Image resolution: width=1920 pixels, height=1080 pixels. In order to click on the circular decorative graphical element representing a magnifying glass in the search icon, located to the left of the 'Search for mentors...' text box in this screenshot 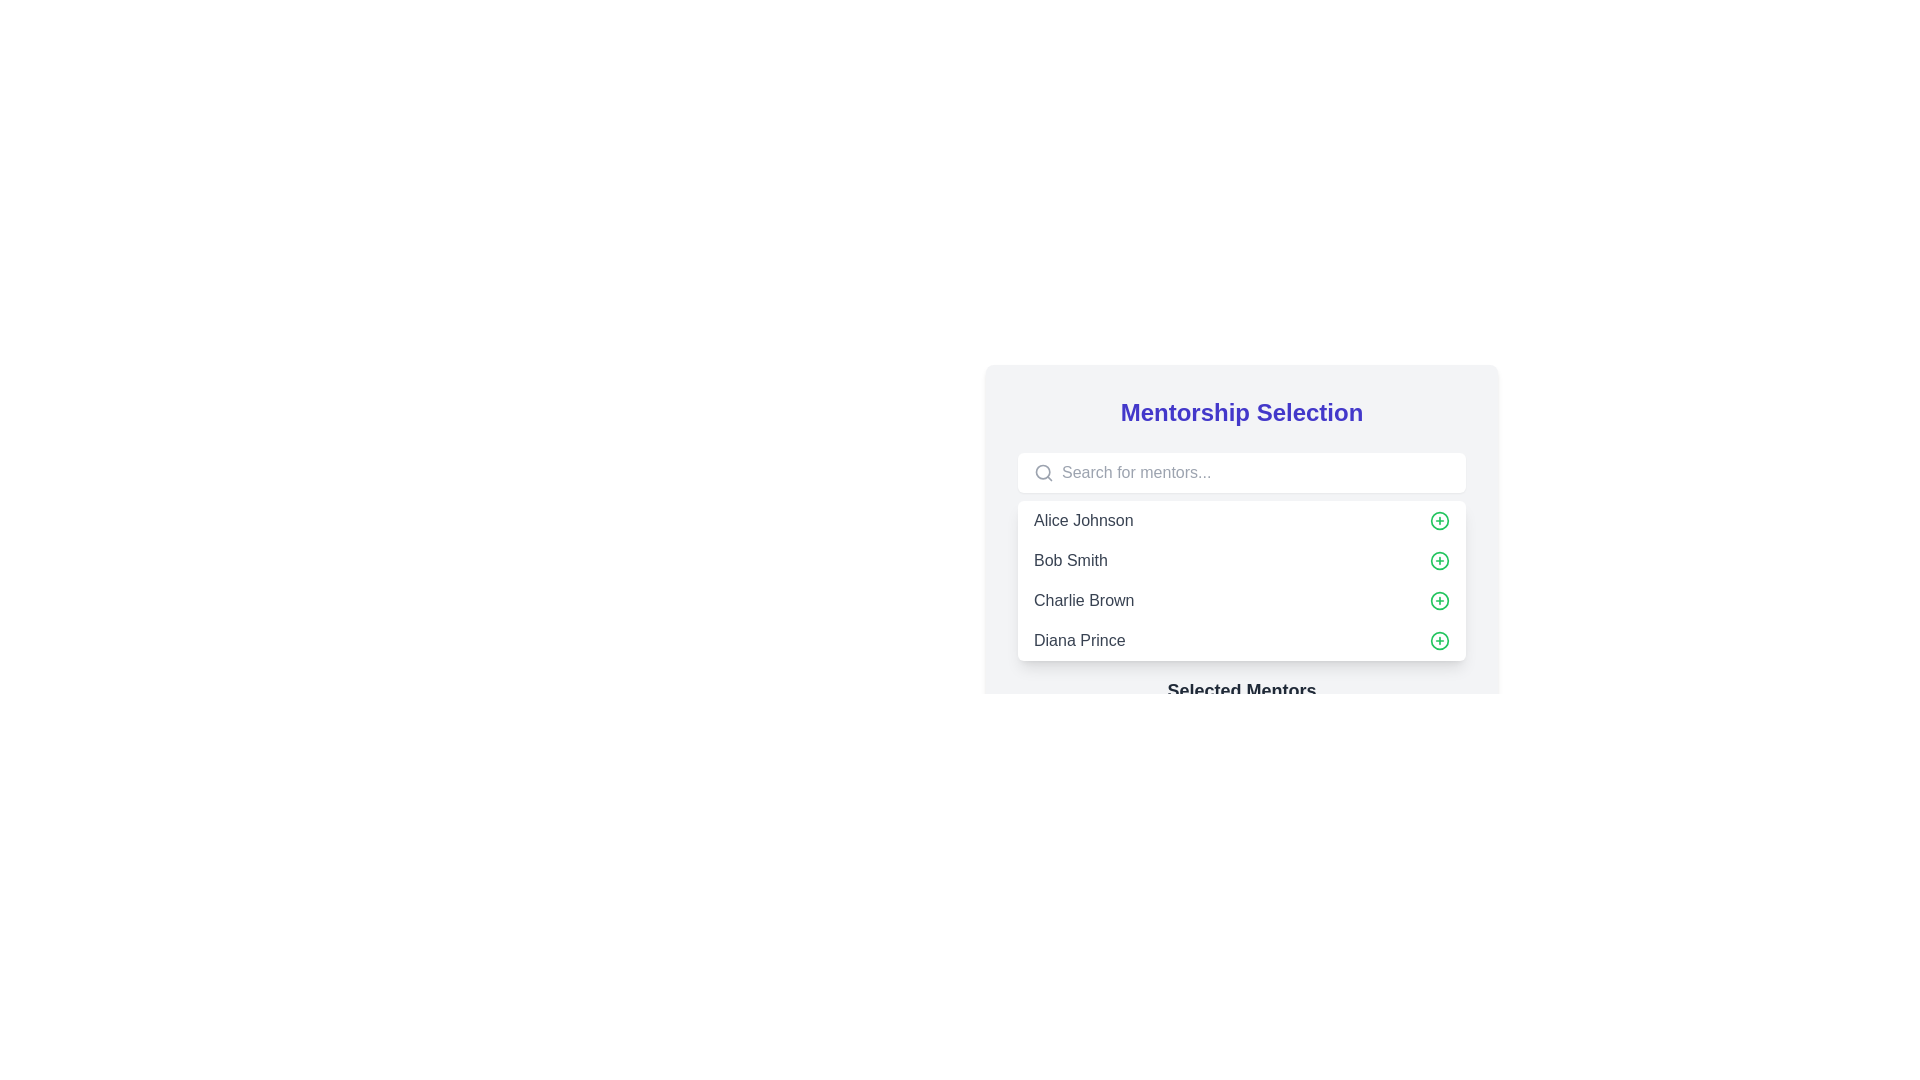, I will do `click(1042, 472)`.